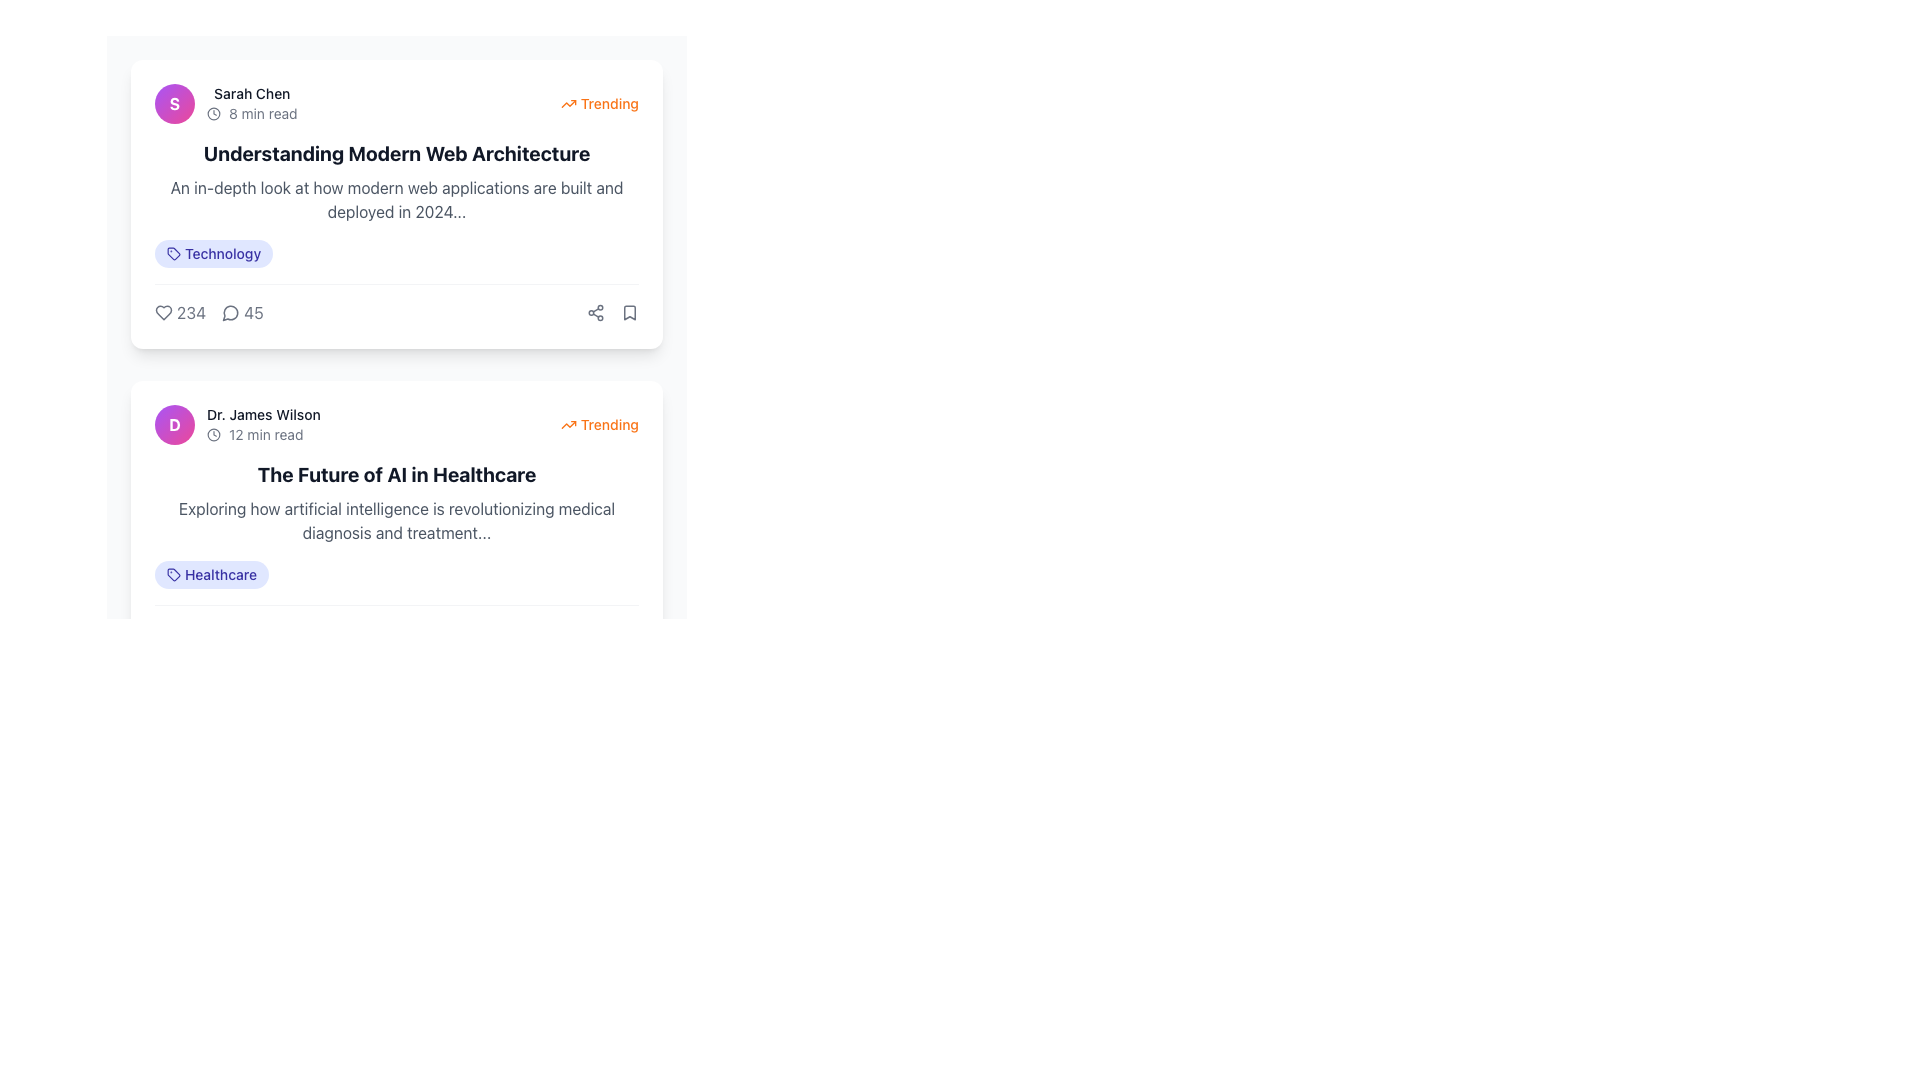 The width and height of the screenshot is (1920, 1080). What do you see at coordinates (173, 574) in the screenshot?
I see `the SVG tag icon located immediately to the left of the 'Healthcare' text in the badge-like component at the bottom-left corner of the second article card` at bounding box center [173, 574].